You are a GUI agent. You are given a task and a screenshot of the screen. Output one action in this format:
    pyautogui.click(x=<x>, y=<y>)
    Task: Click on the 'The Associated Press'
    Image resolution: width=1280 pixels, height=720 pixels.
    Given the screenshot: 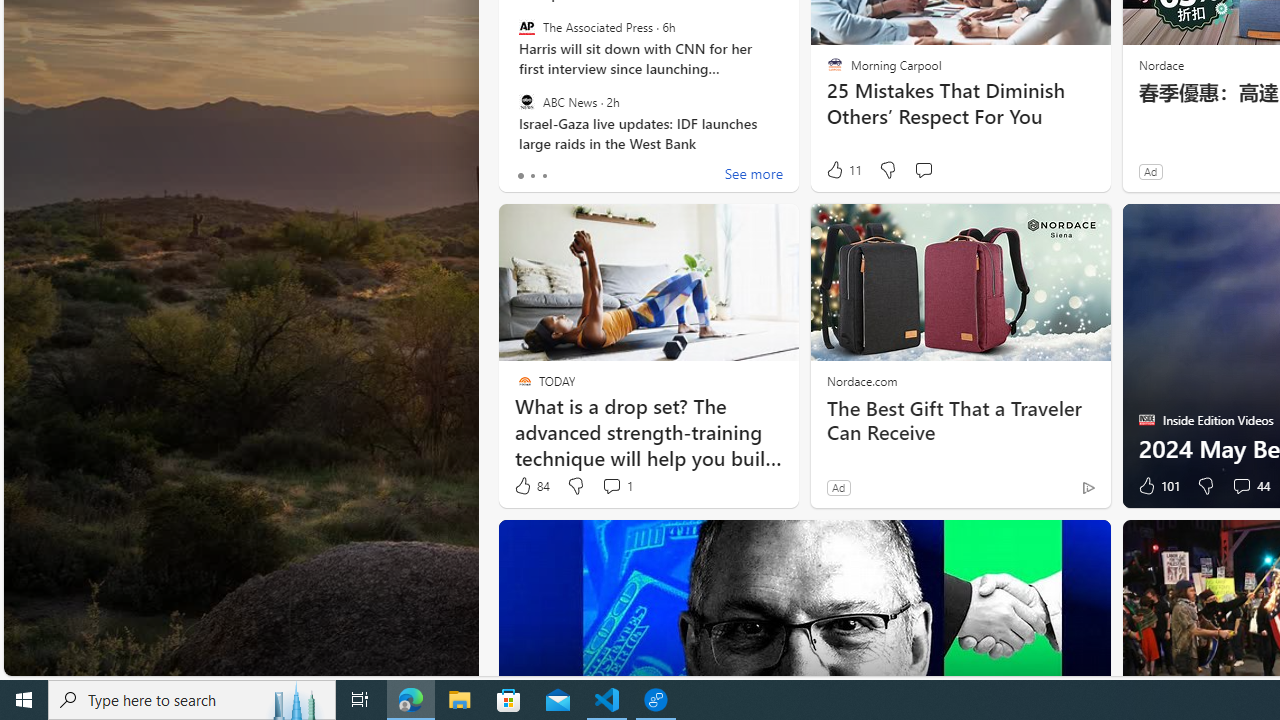 What is the action you would take?
    pyautogui.click(x=526, y=27)
    